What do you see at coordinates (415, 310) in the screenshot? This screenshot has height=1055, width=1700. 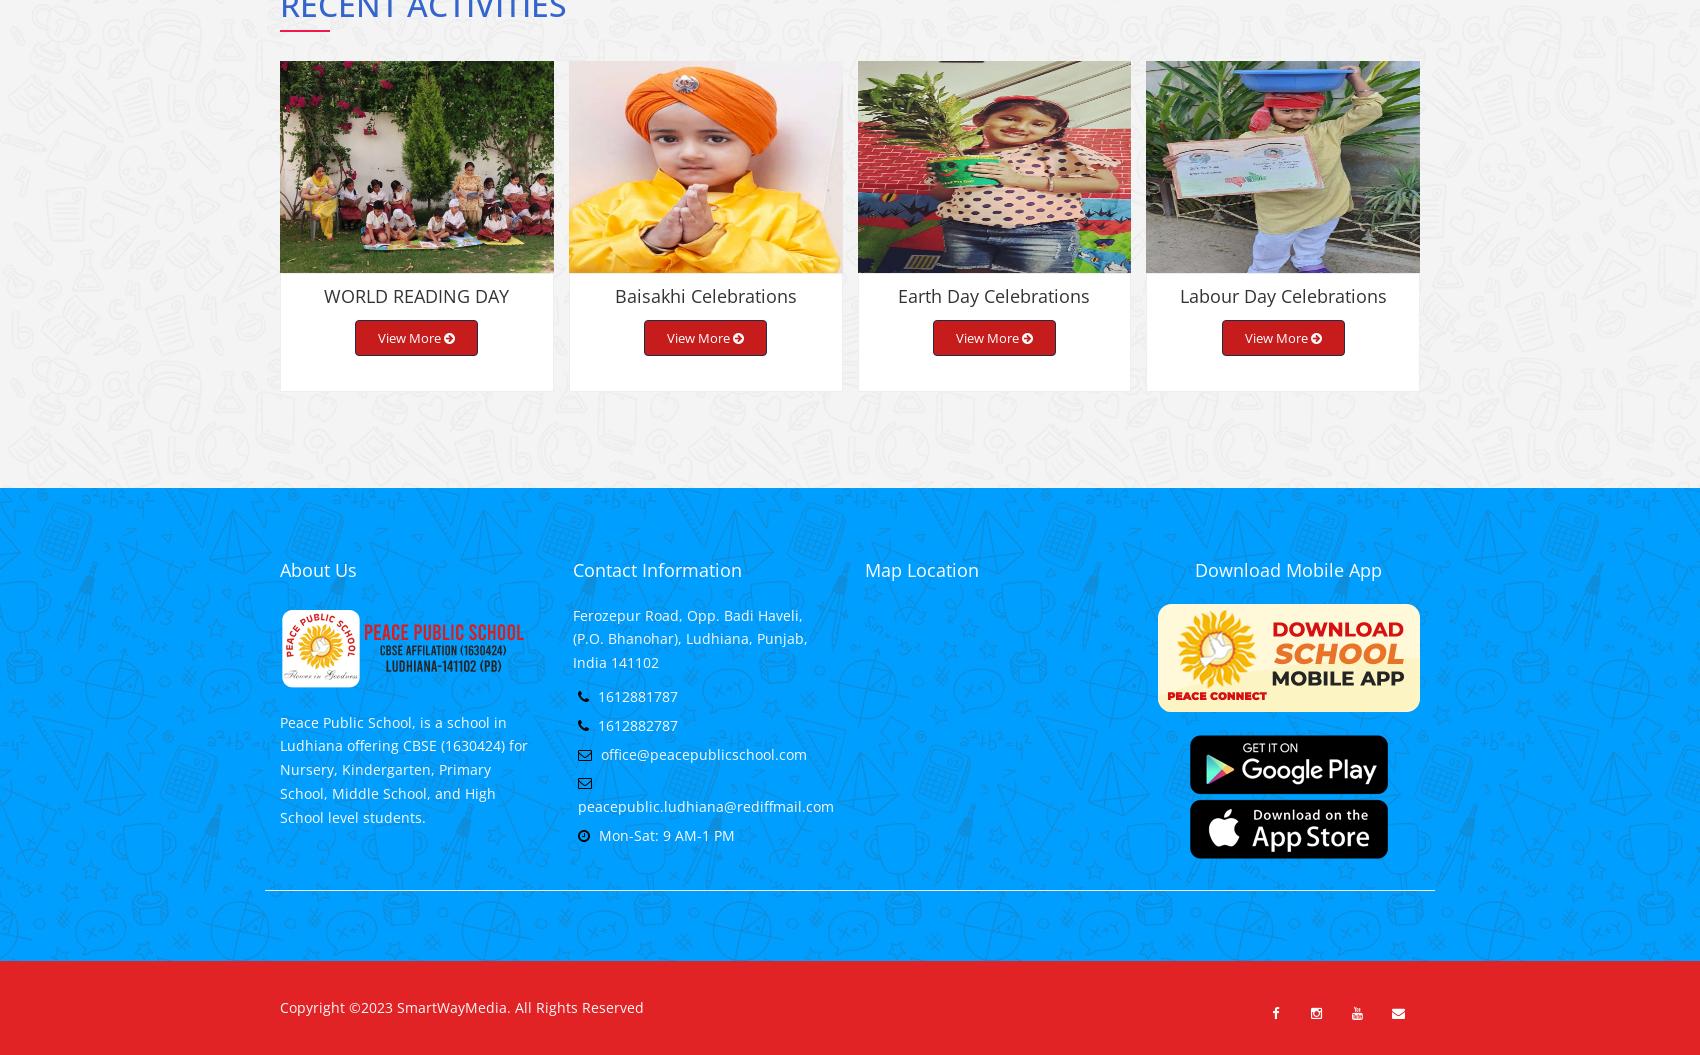 I see `'WORLD READING DAY'` at bounding box center [415, 310].